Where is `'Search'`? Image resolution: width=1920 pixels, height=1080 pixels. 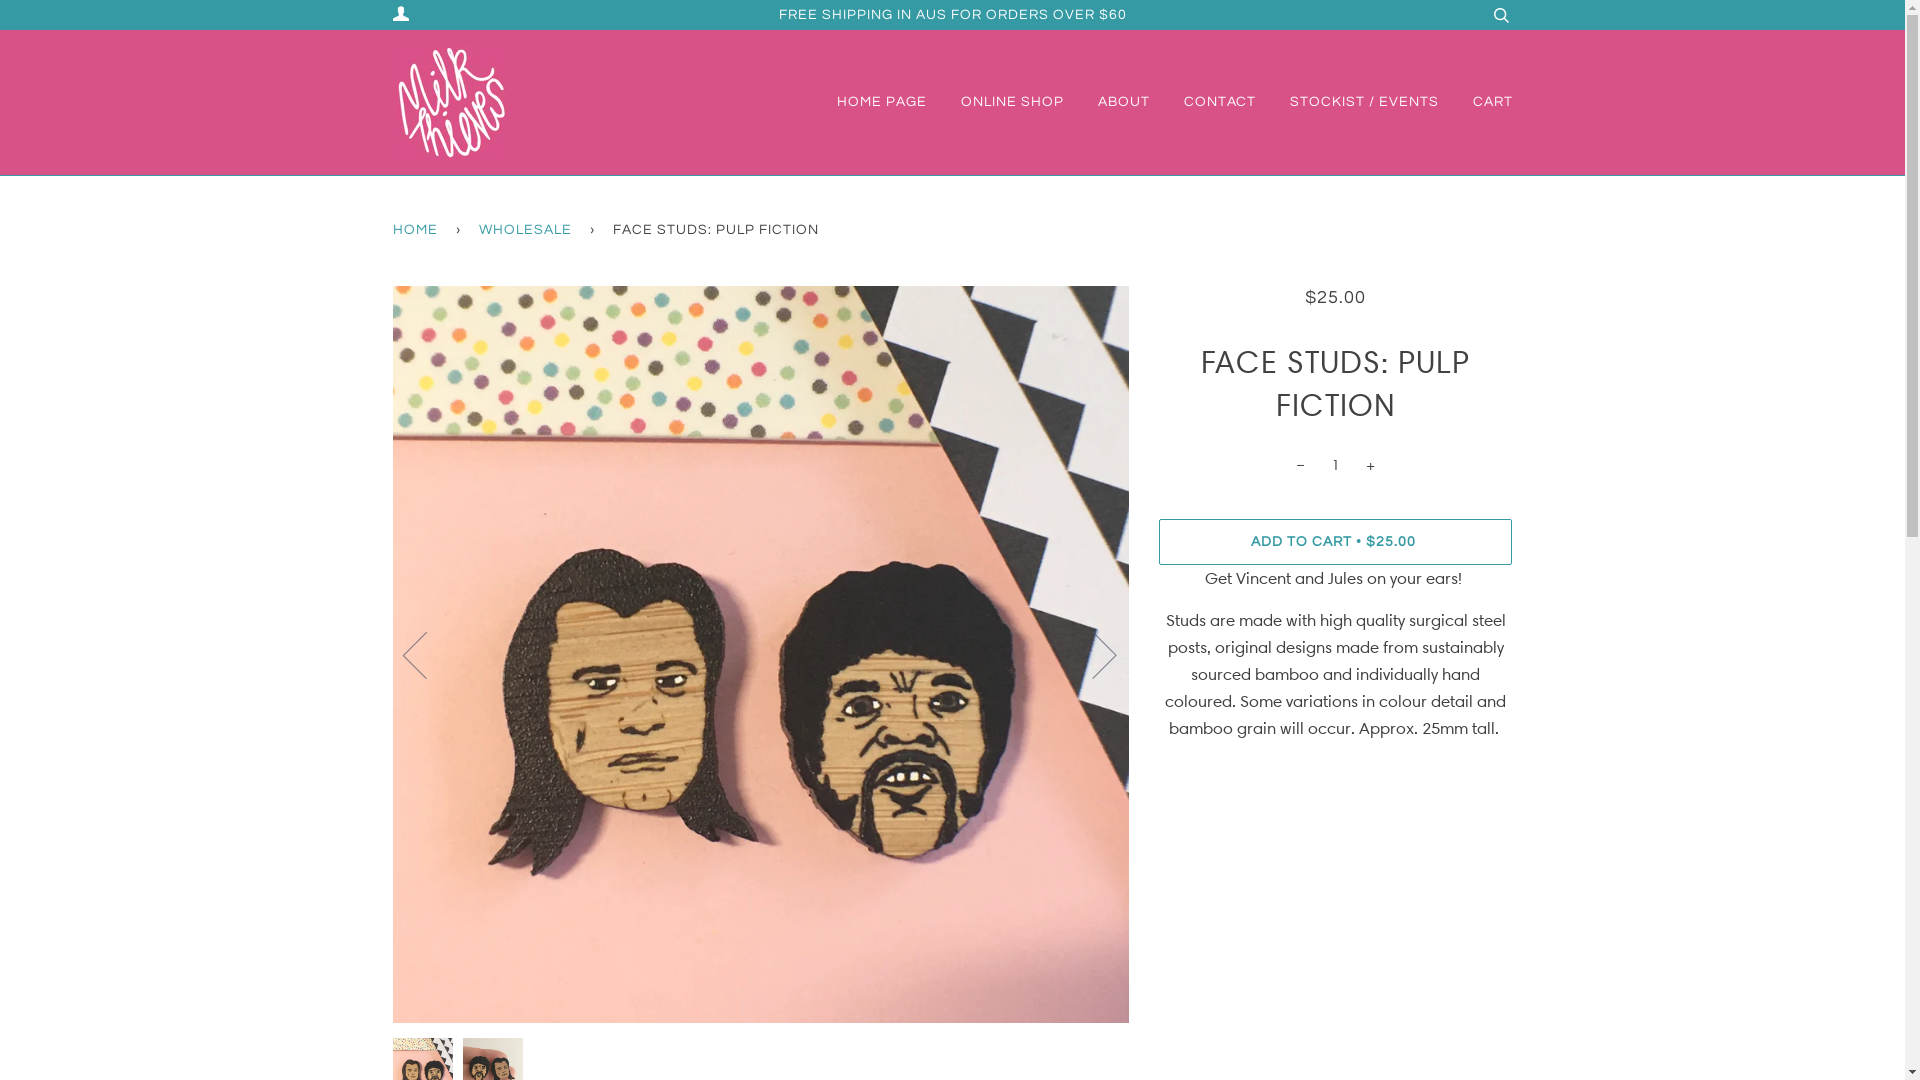
'Search' is located at coordinates (1500, 15).